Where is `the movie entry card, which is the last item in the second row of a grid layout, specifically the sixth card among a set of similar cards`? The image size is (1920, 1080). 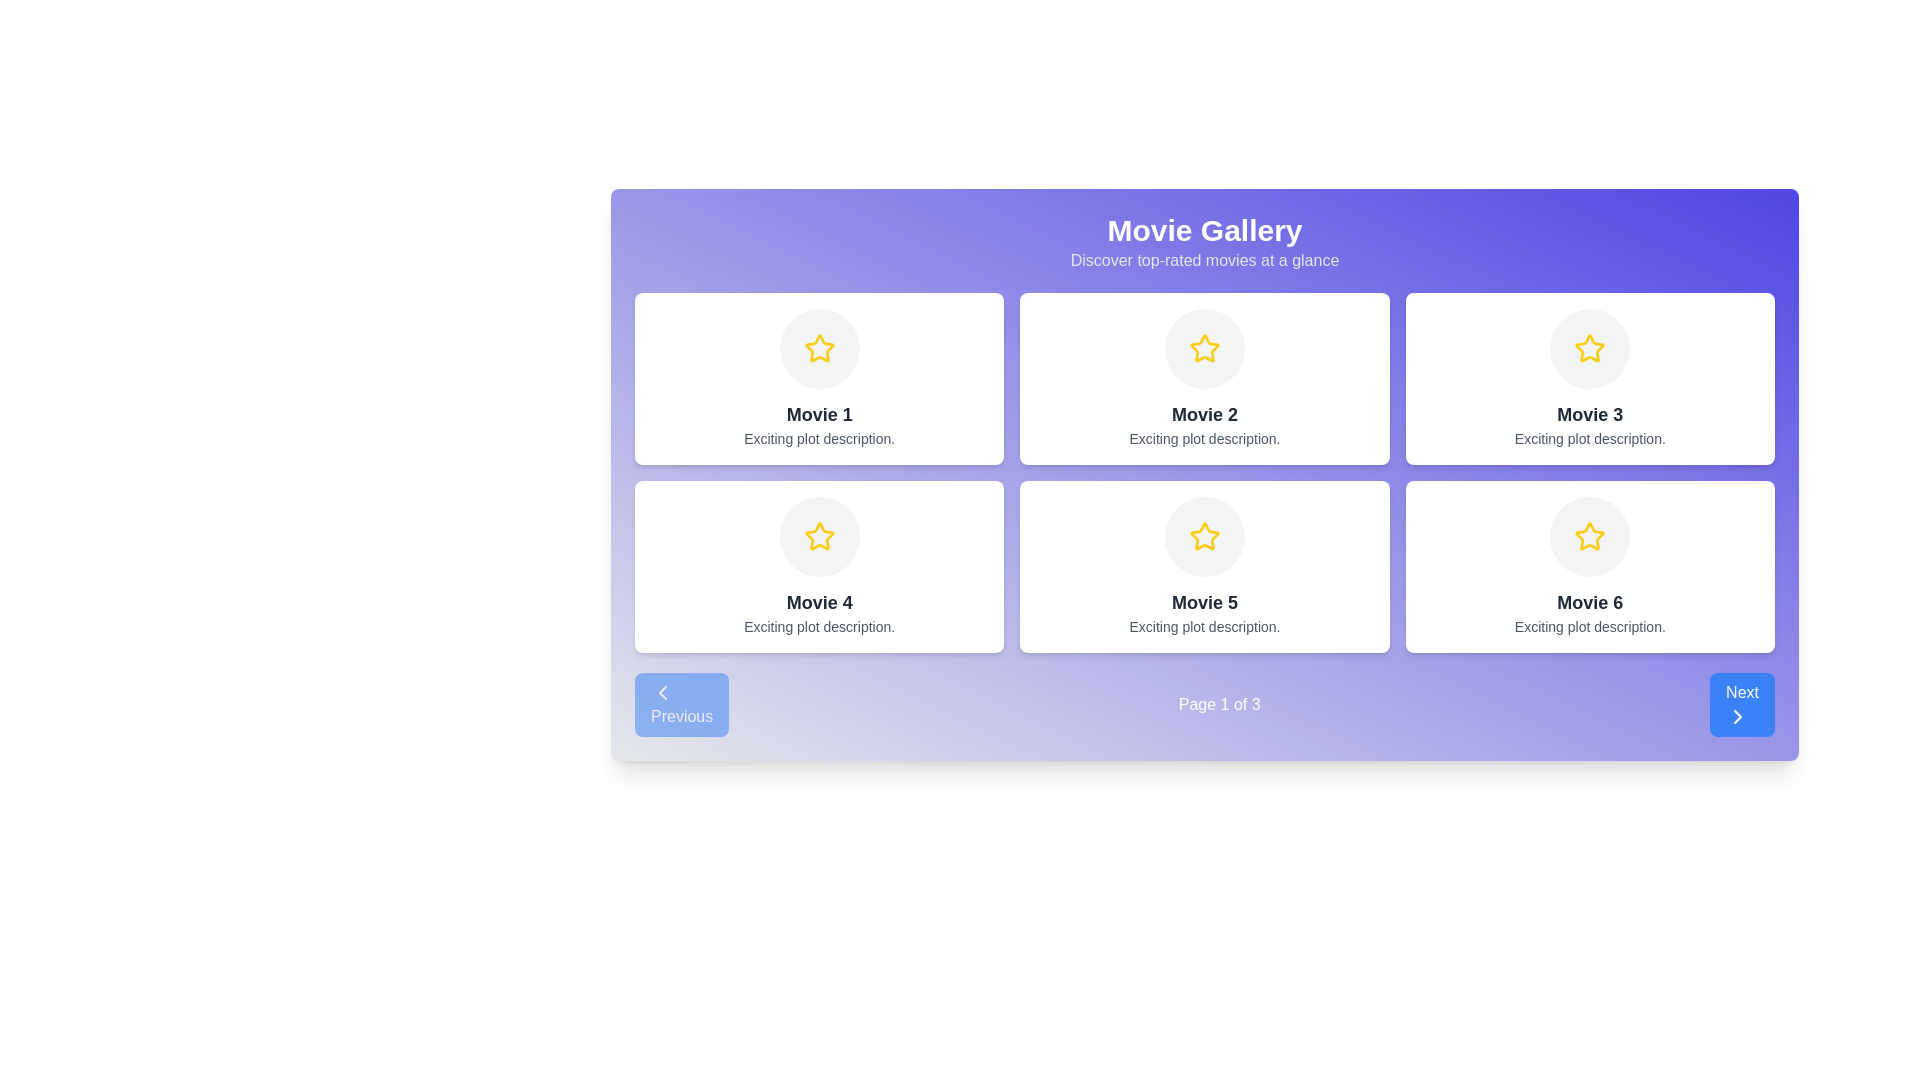 the movie entry card, which is the last item in the second row of a grid layout, specifically the sixth card among a set of similar cards is located at coordinates (1589, 567).